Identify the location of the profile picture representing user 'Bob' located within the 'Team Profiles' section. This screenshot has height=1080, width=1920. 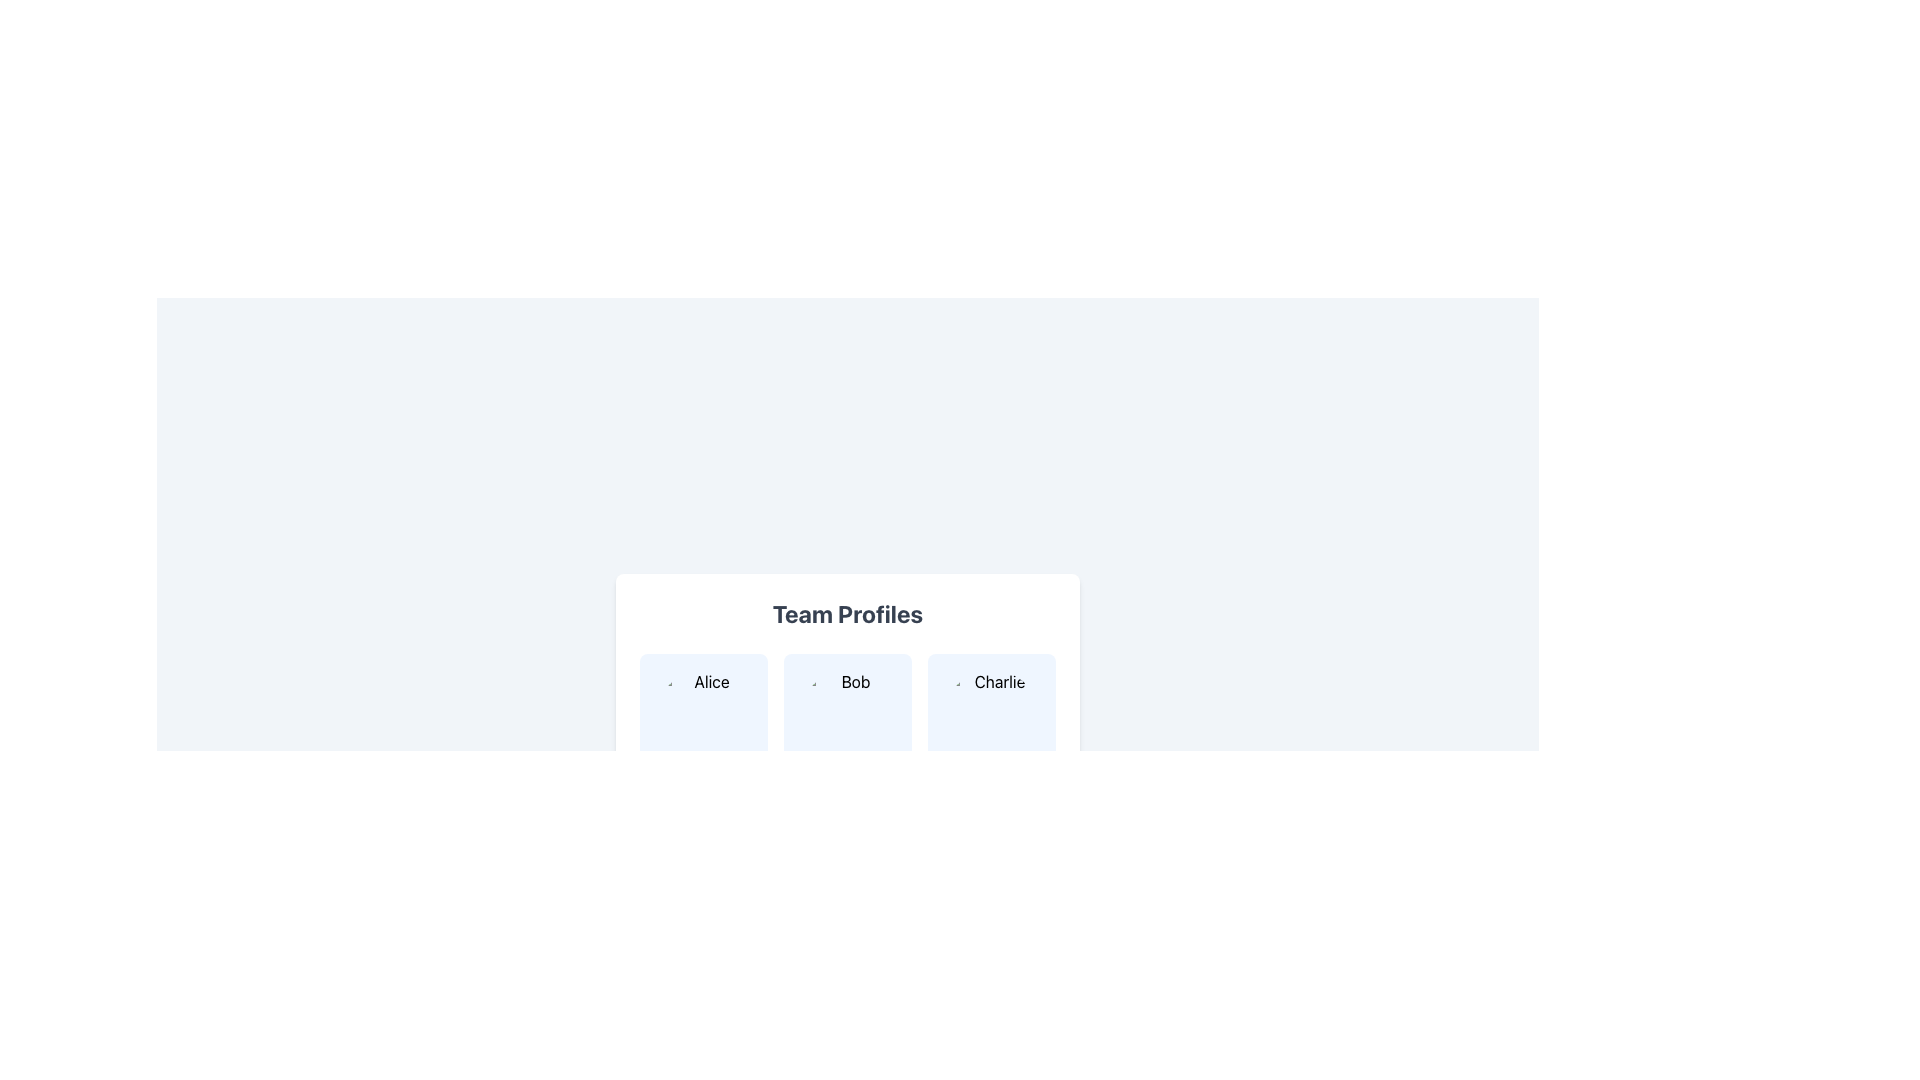
(848, 716).